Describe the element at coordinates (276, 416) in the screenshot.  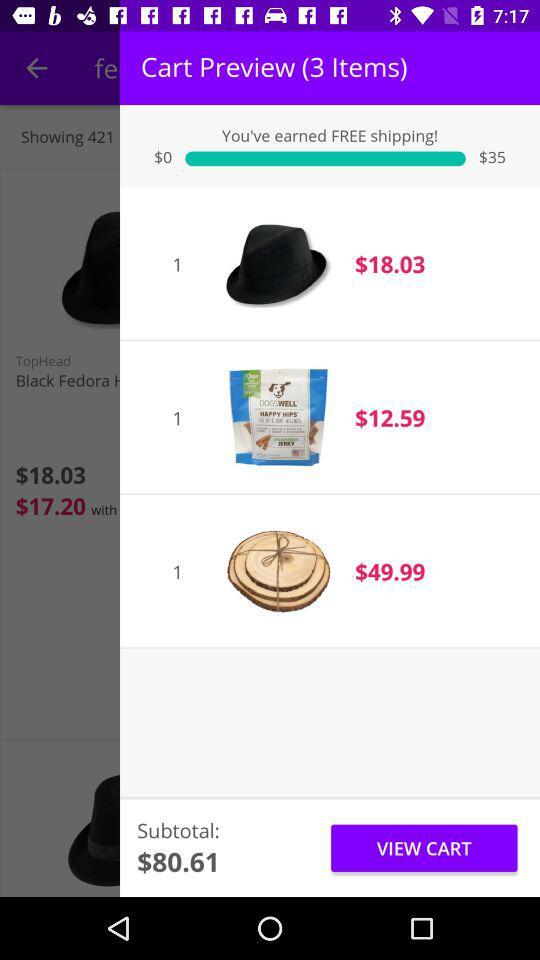
I see `the second image which is before 1259 on a page` at that location.